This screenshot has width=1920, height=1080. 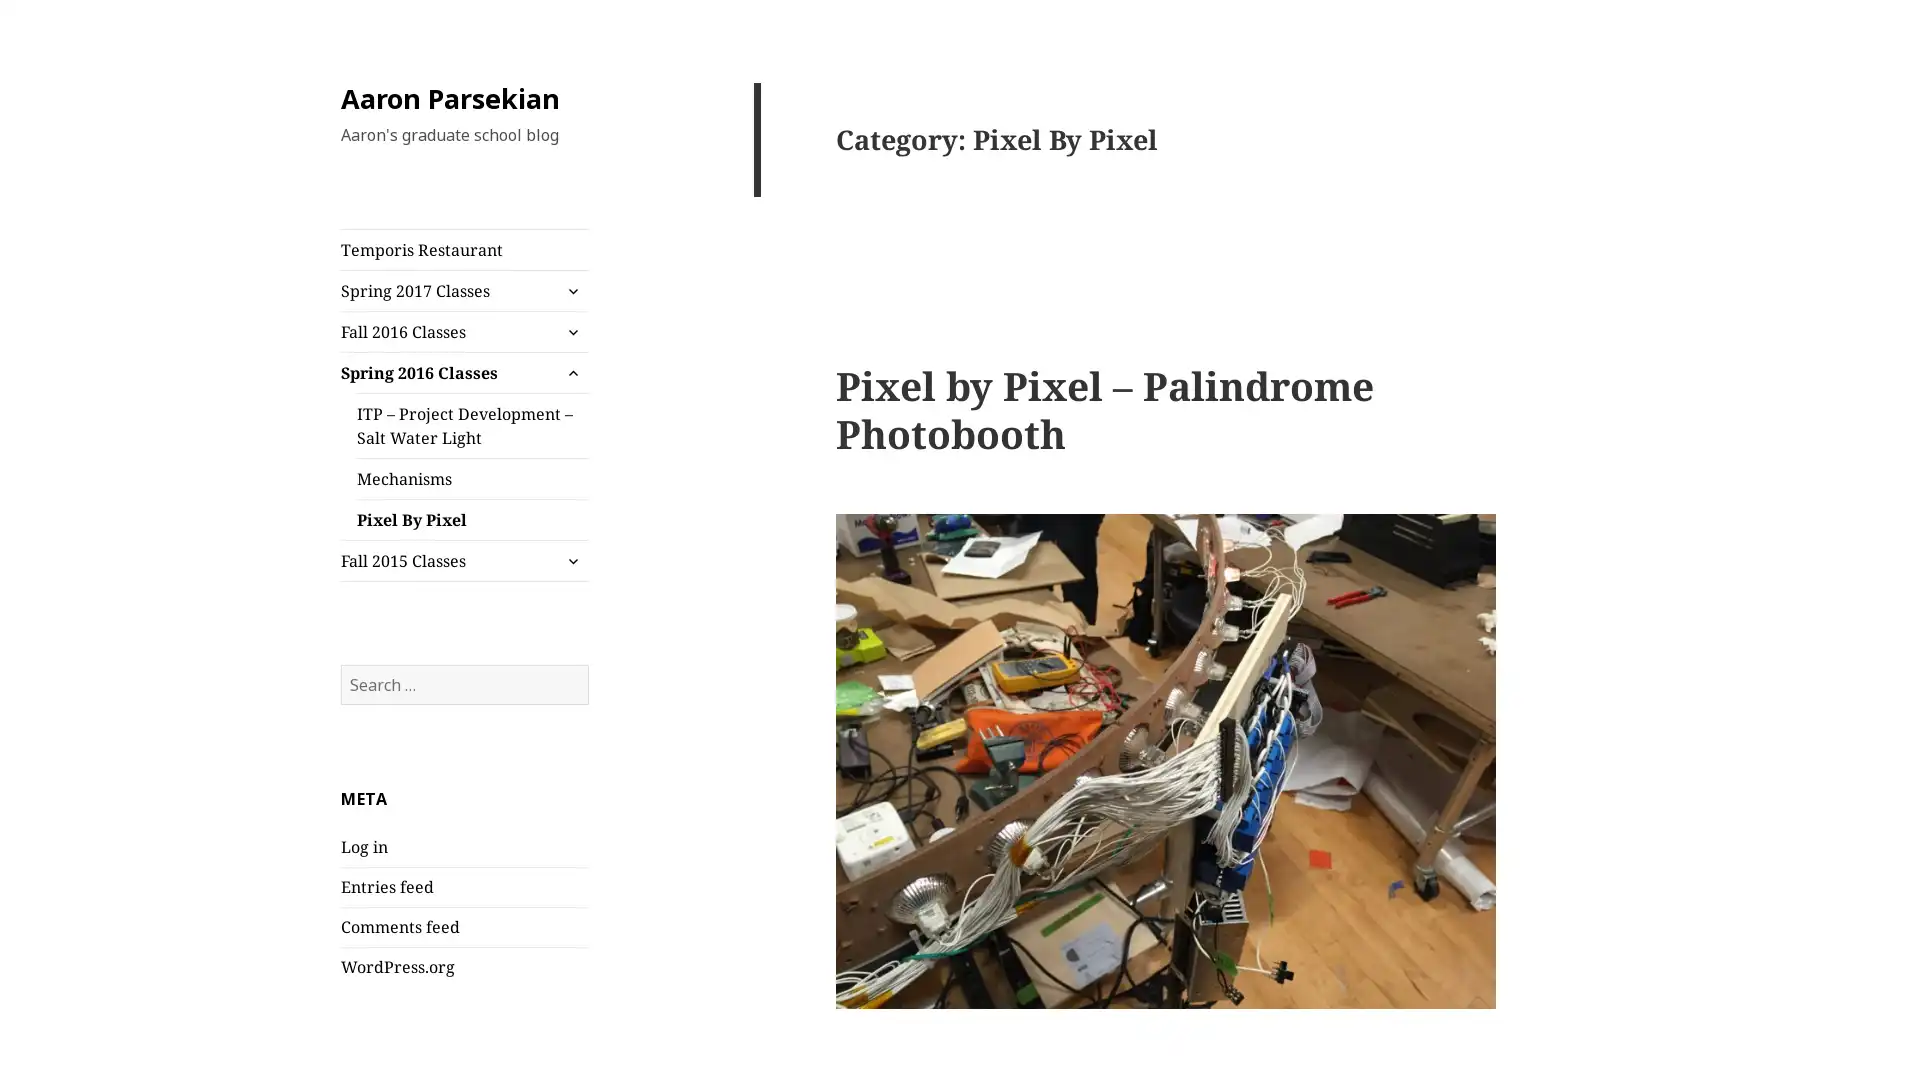 What do you see at coordinates (570, 560) in the screenshot?
I see `expand child menu` at bounding box center [570, 560].